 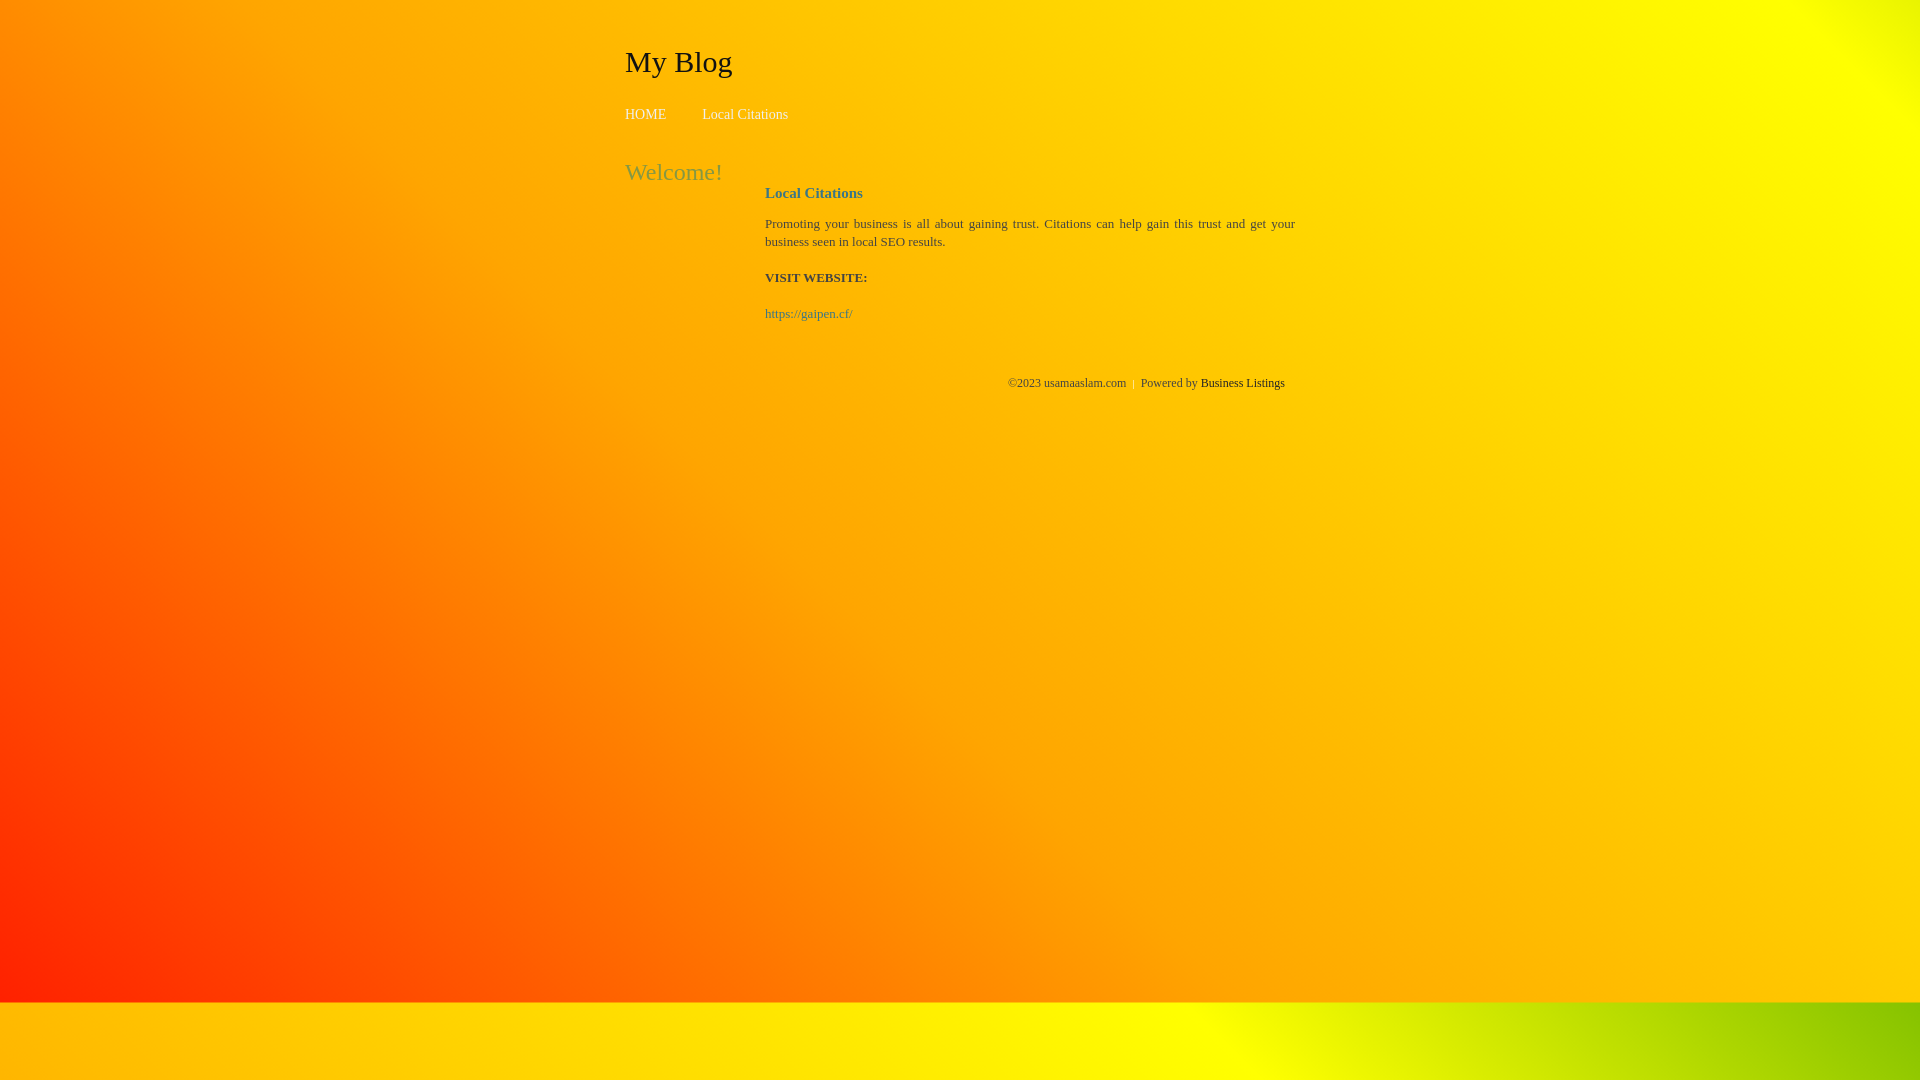 What do you see at coordinates (623, 114) in the screenshot?
I see `'HOME'` at bounding box center [623, 114].